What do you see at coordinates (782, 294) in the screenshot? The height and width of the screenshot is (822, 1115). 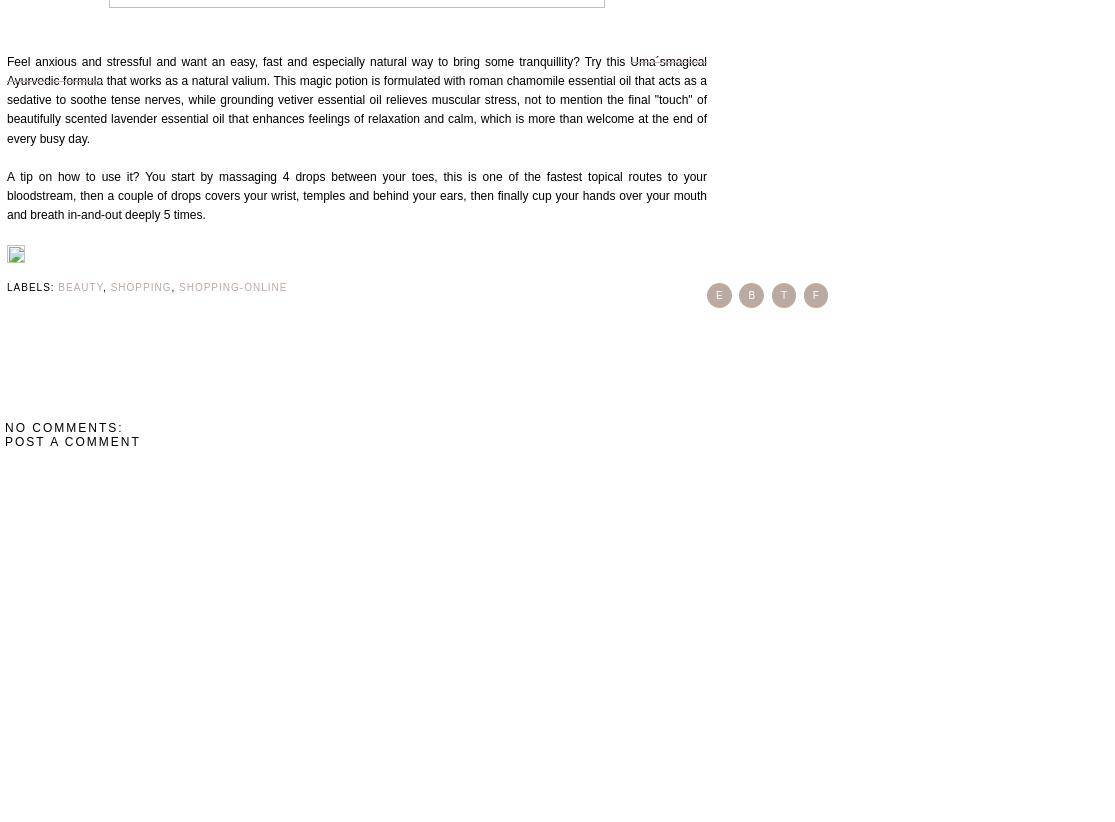 I see `'t'` at bounding box center [782, 294].